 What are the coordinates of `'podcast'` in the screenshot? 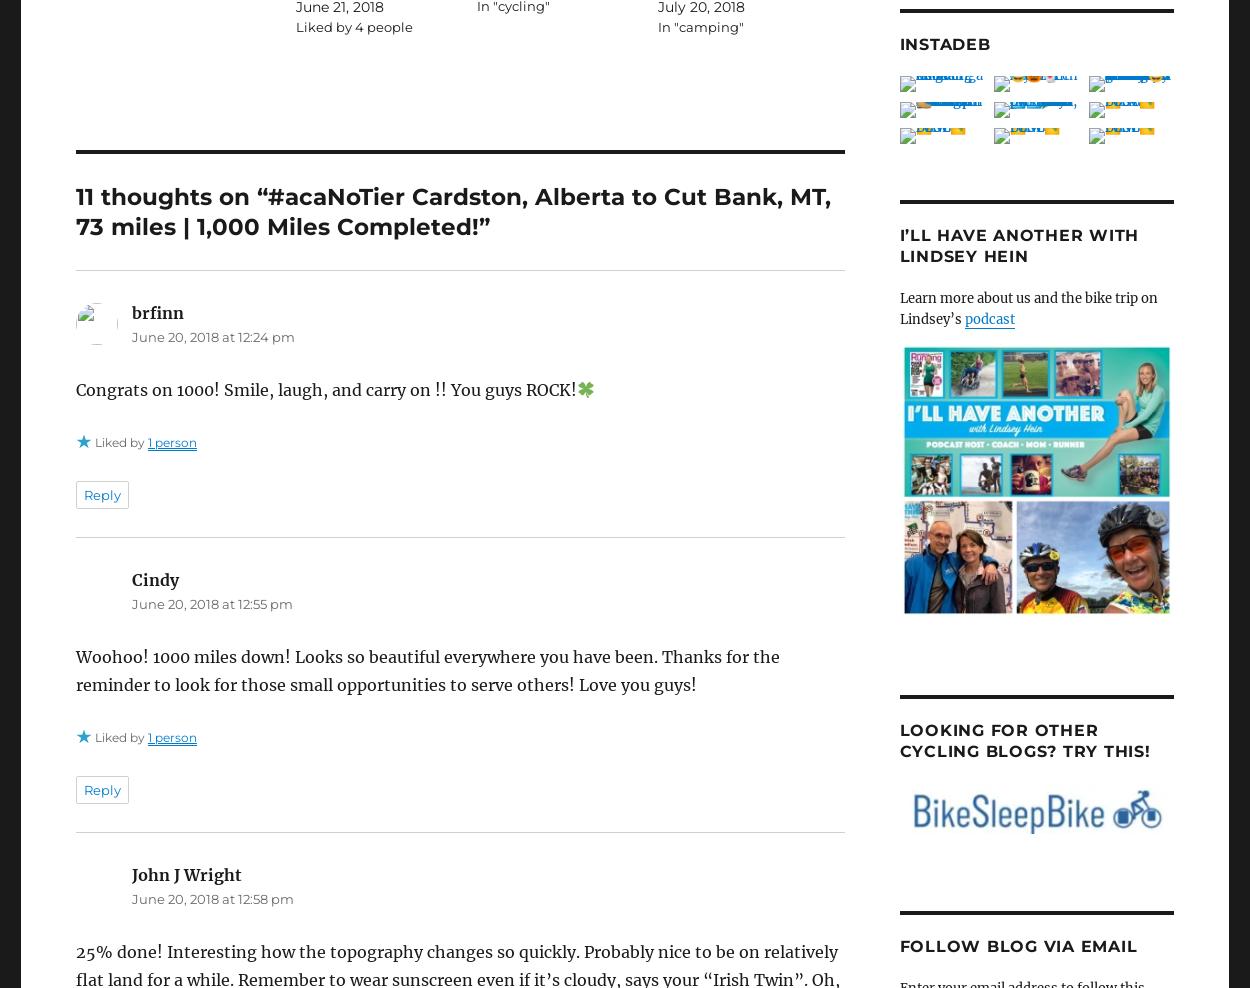 It's located at (988, 319).